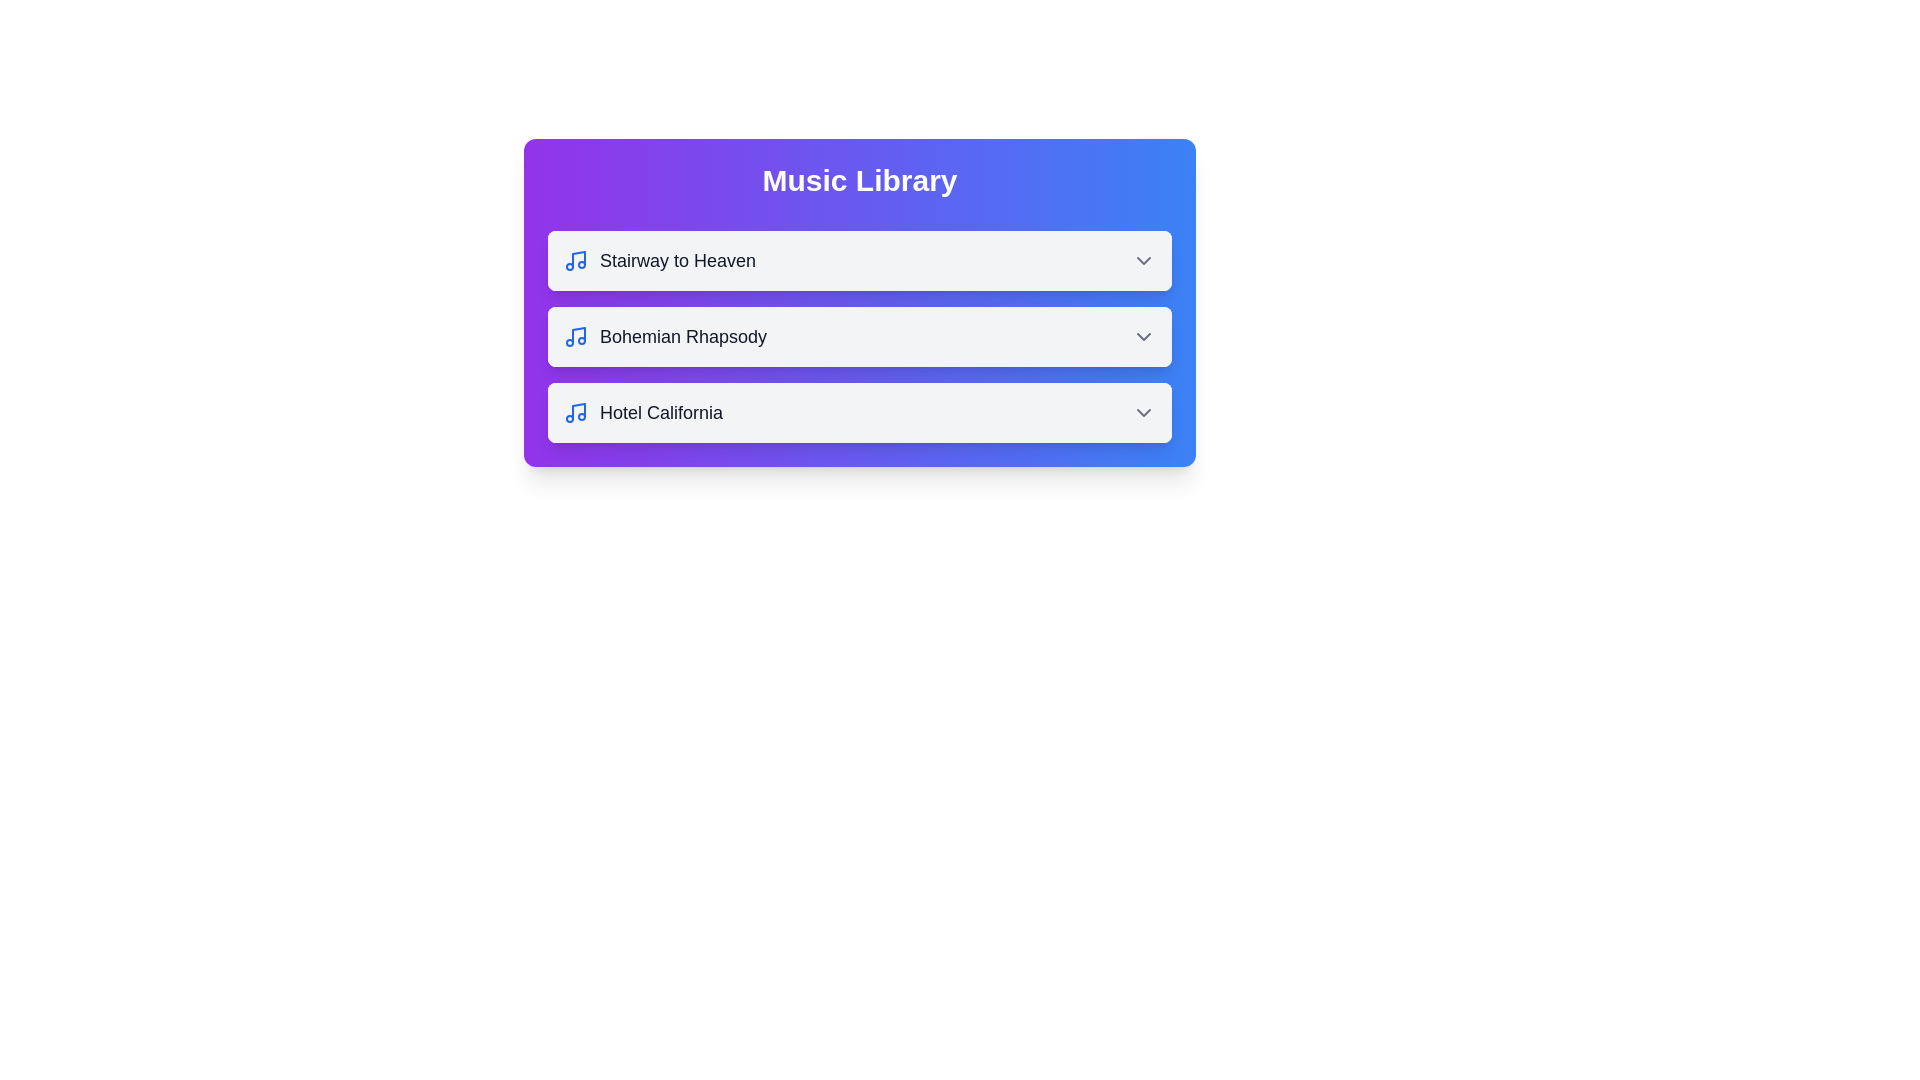 The image size is (1920, 1080). I want to click on the music icon located to the left of the text 'Bohemian Rhapsody' in the second row of the list, so click(575, 335).